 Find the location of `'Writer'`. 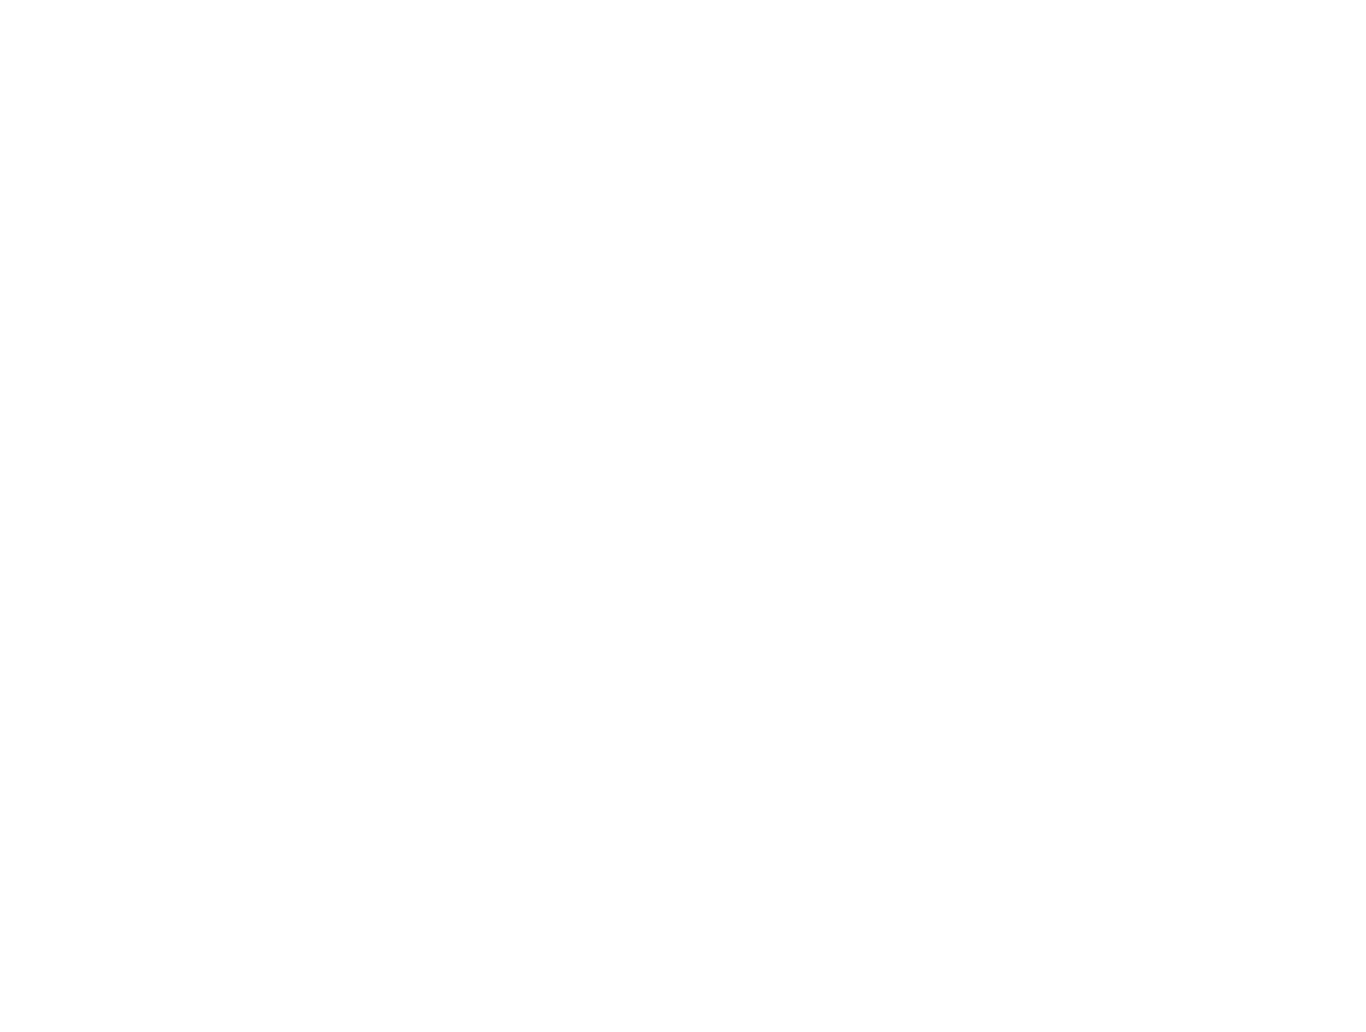

'Writer' is located at coordinates (133, 57).